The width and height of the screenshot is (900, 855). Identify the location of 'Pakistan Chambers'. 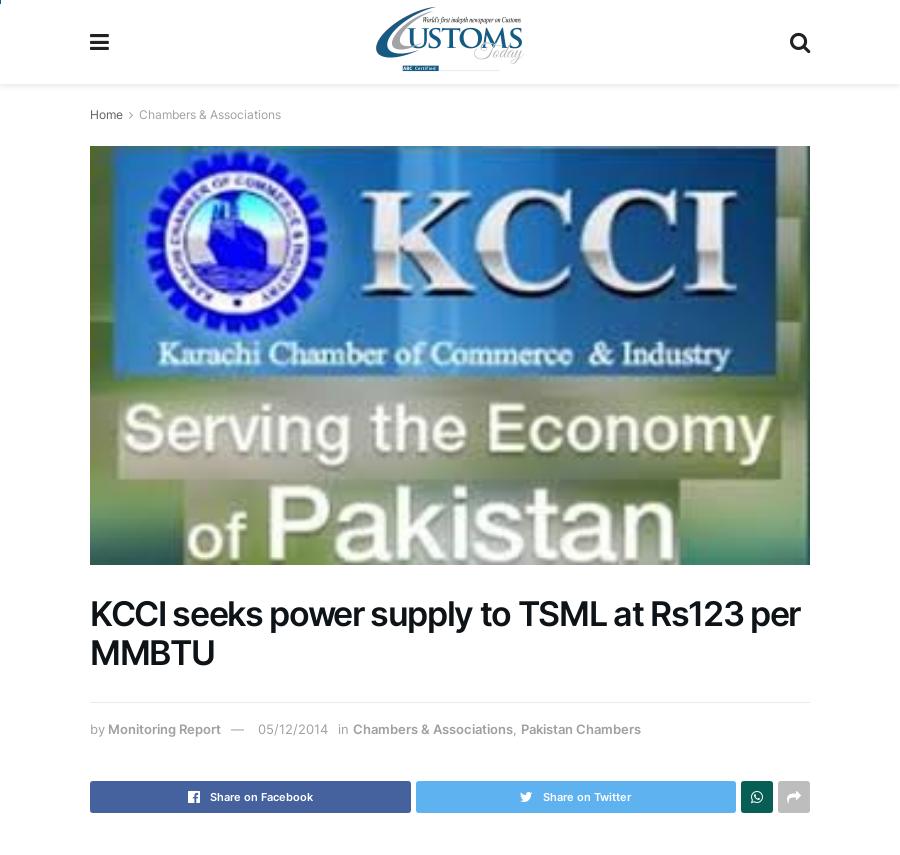
(520, 728).